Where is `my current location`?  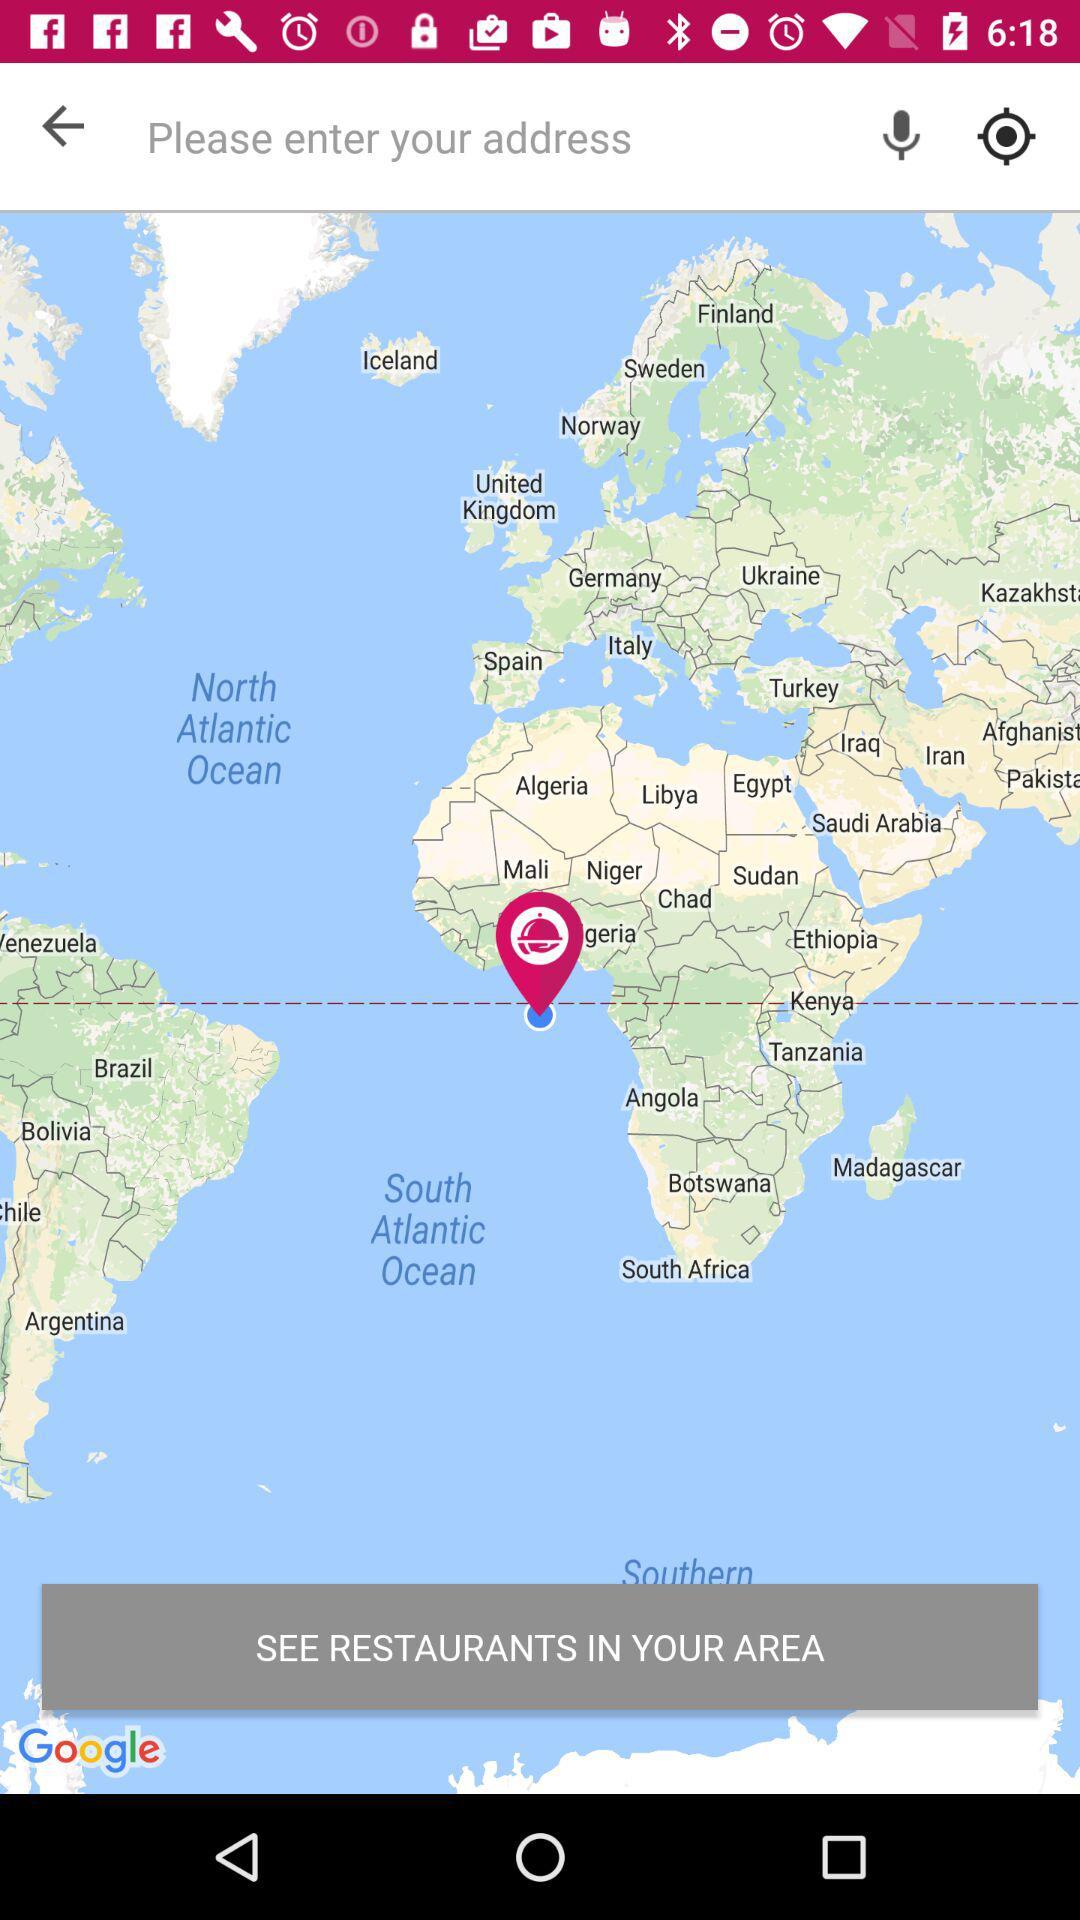
my current location is located at coordinates (1006, 135).